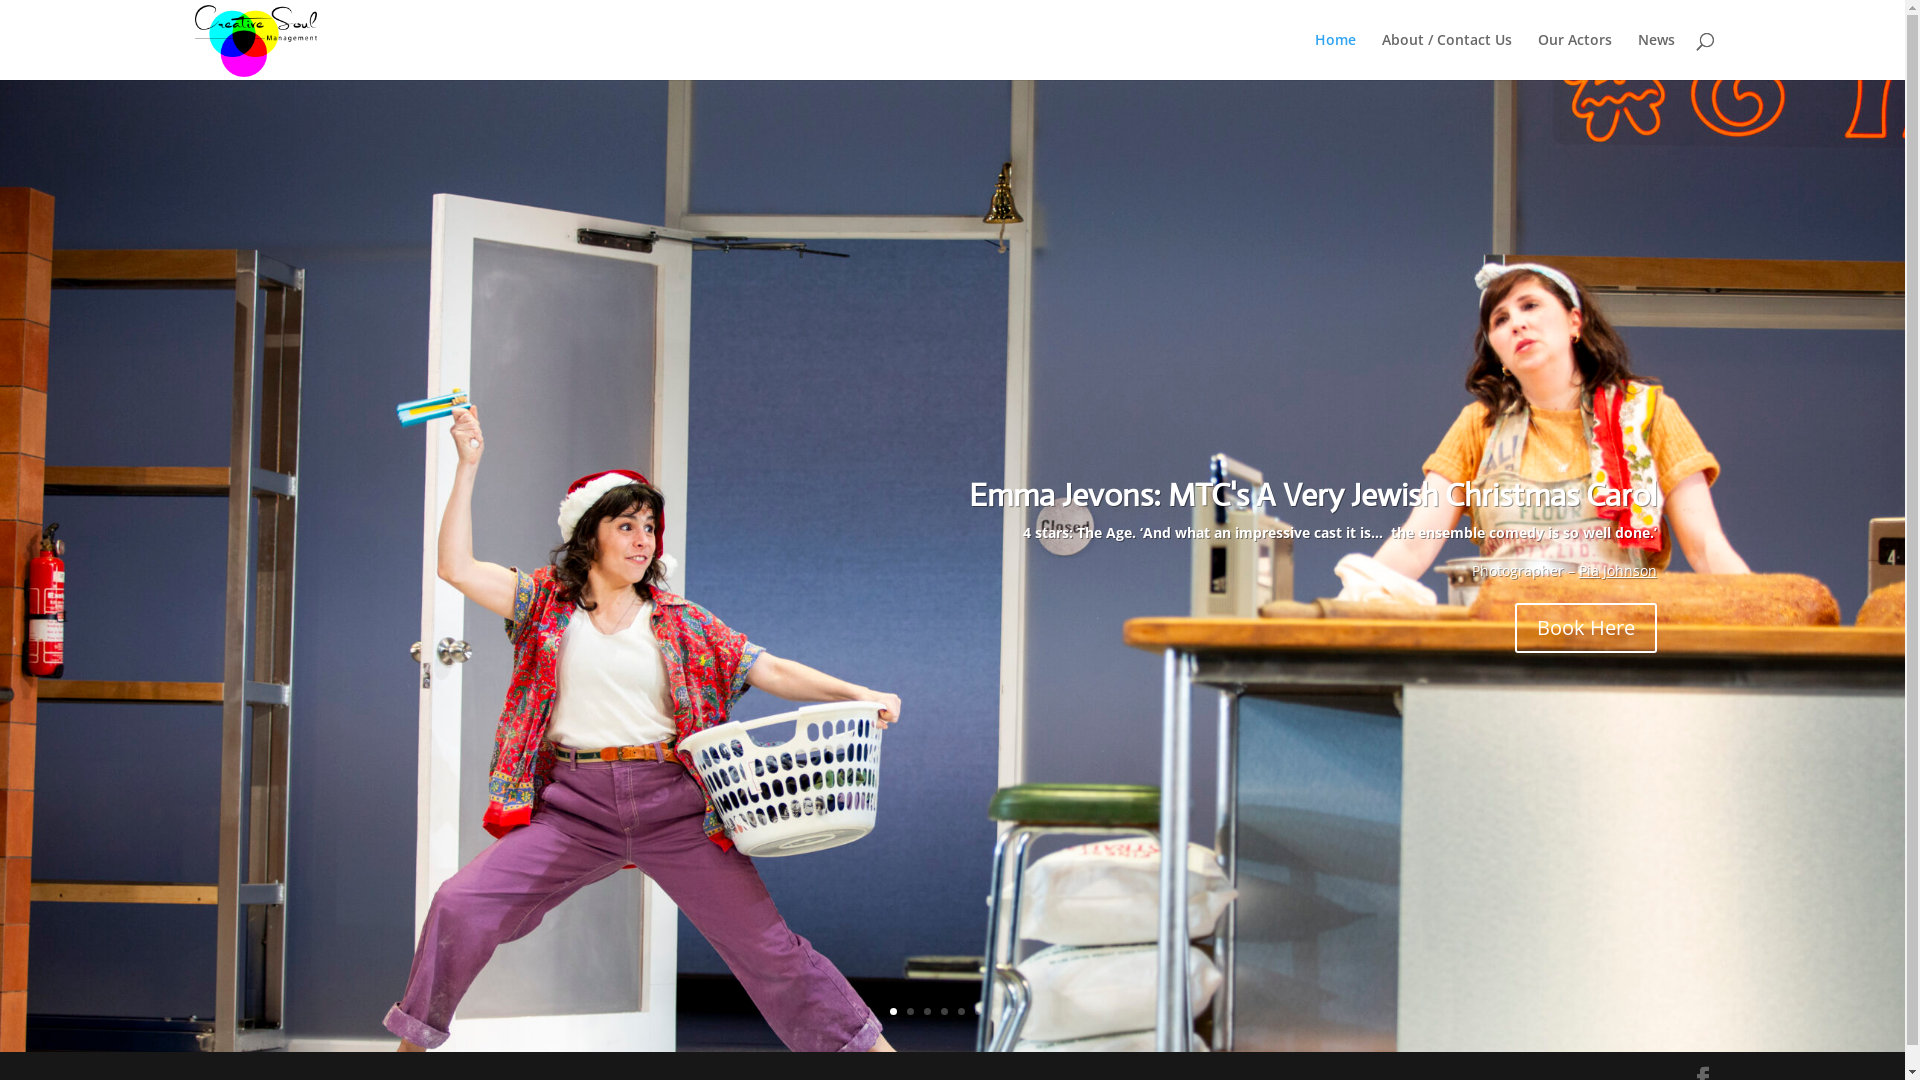 The width and height of the screenshot is (1920, 1080). I want to click on 'News', so click(1656, 55).